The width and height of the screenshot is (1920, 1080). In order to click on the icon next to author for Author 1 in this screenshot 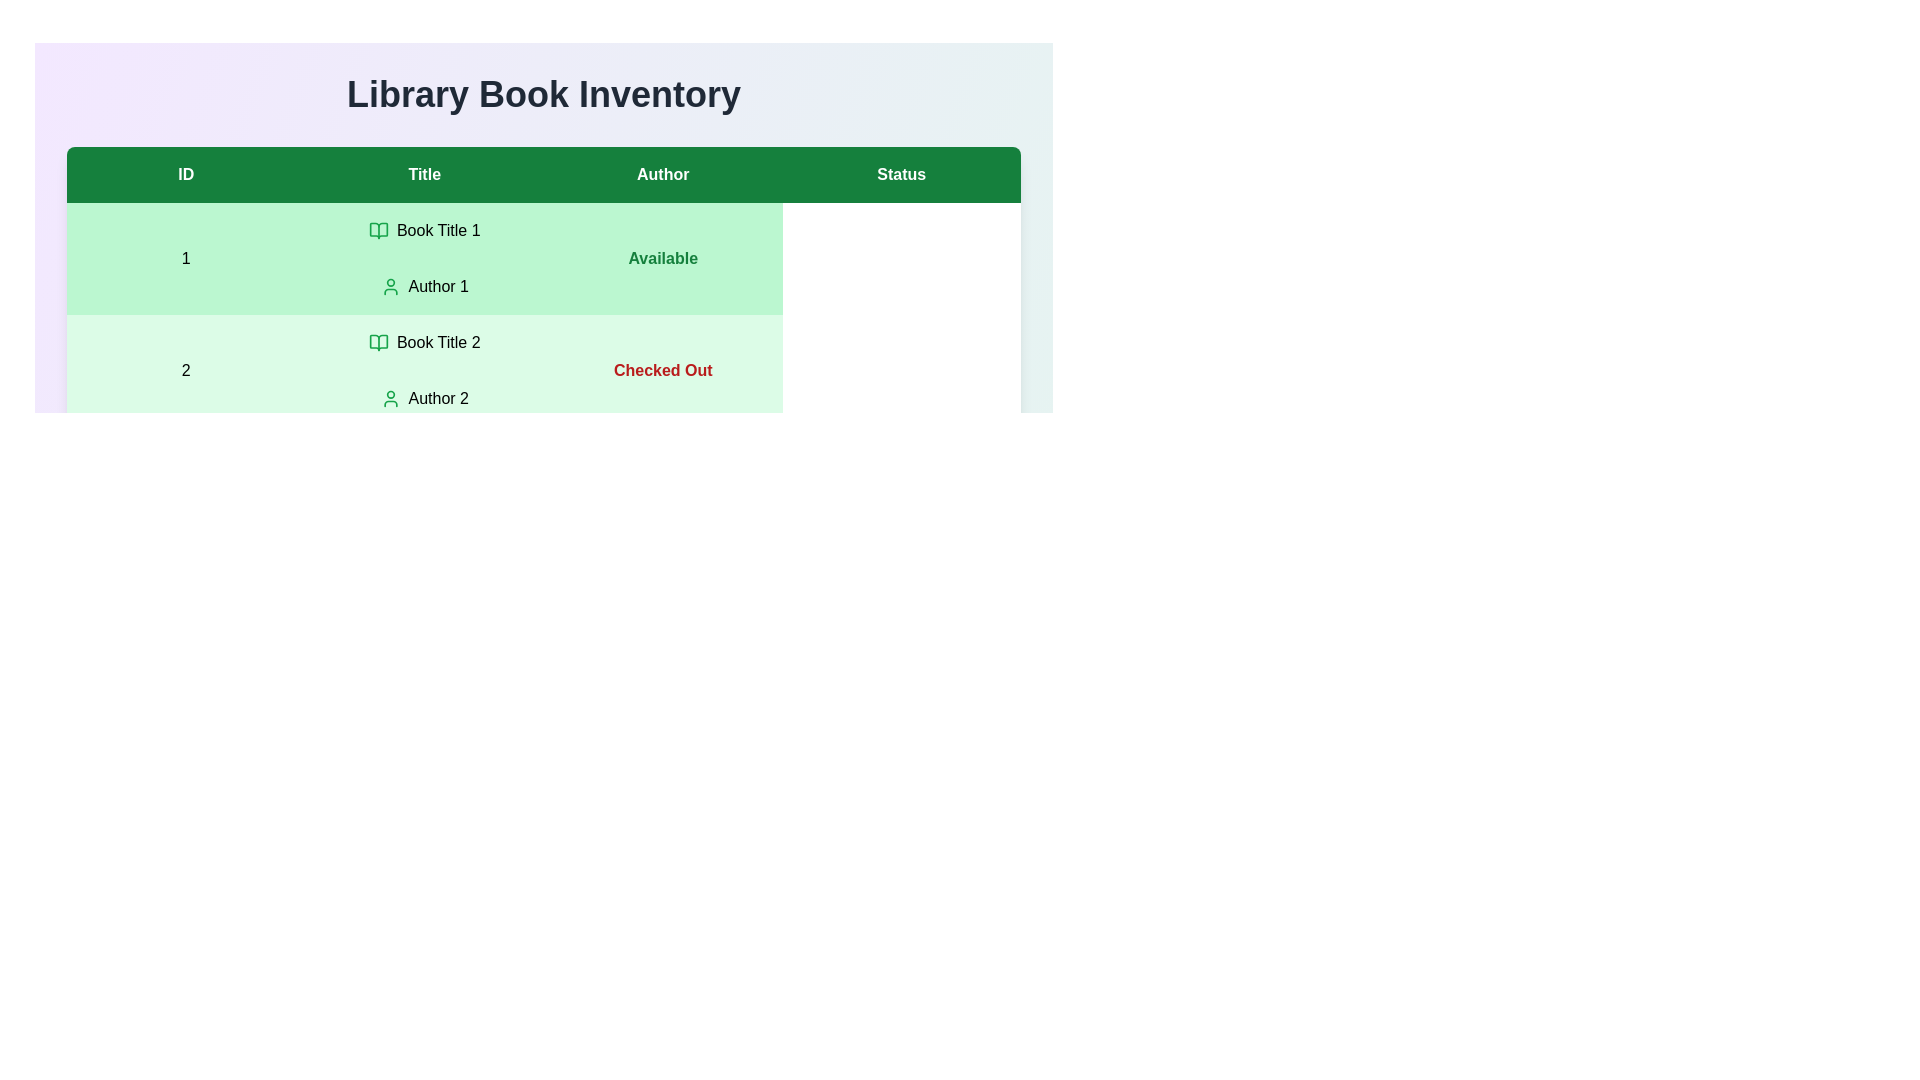, I will do `click(390, 286)`.